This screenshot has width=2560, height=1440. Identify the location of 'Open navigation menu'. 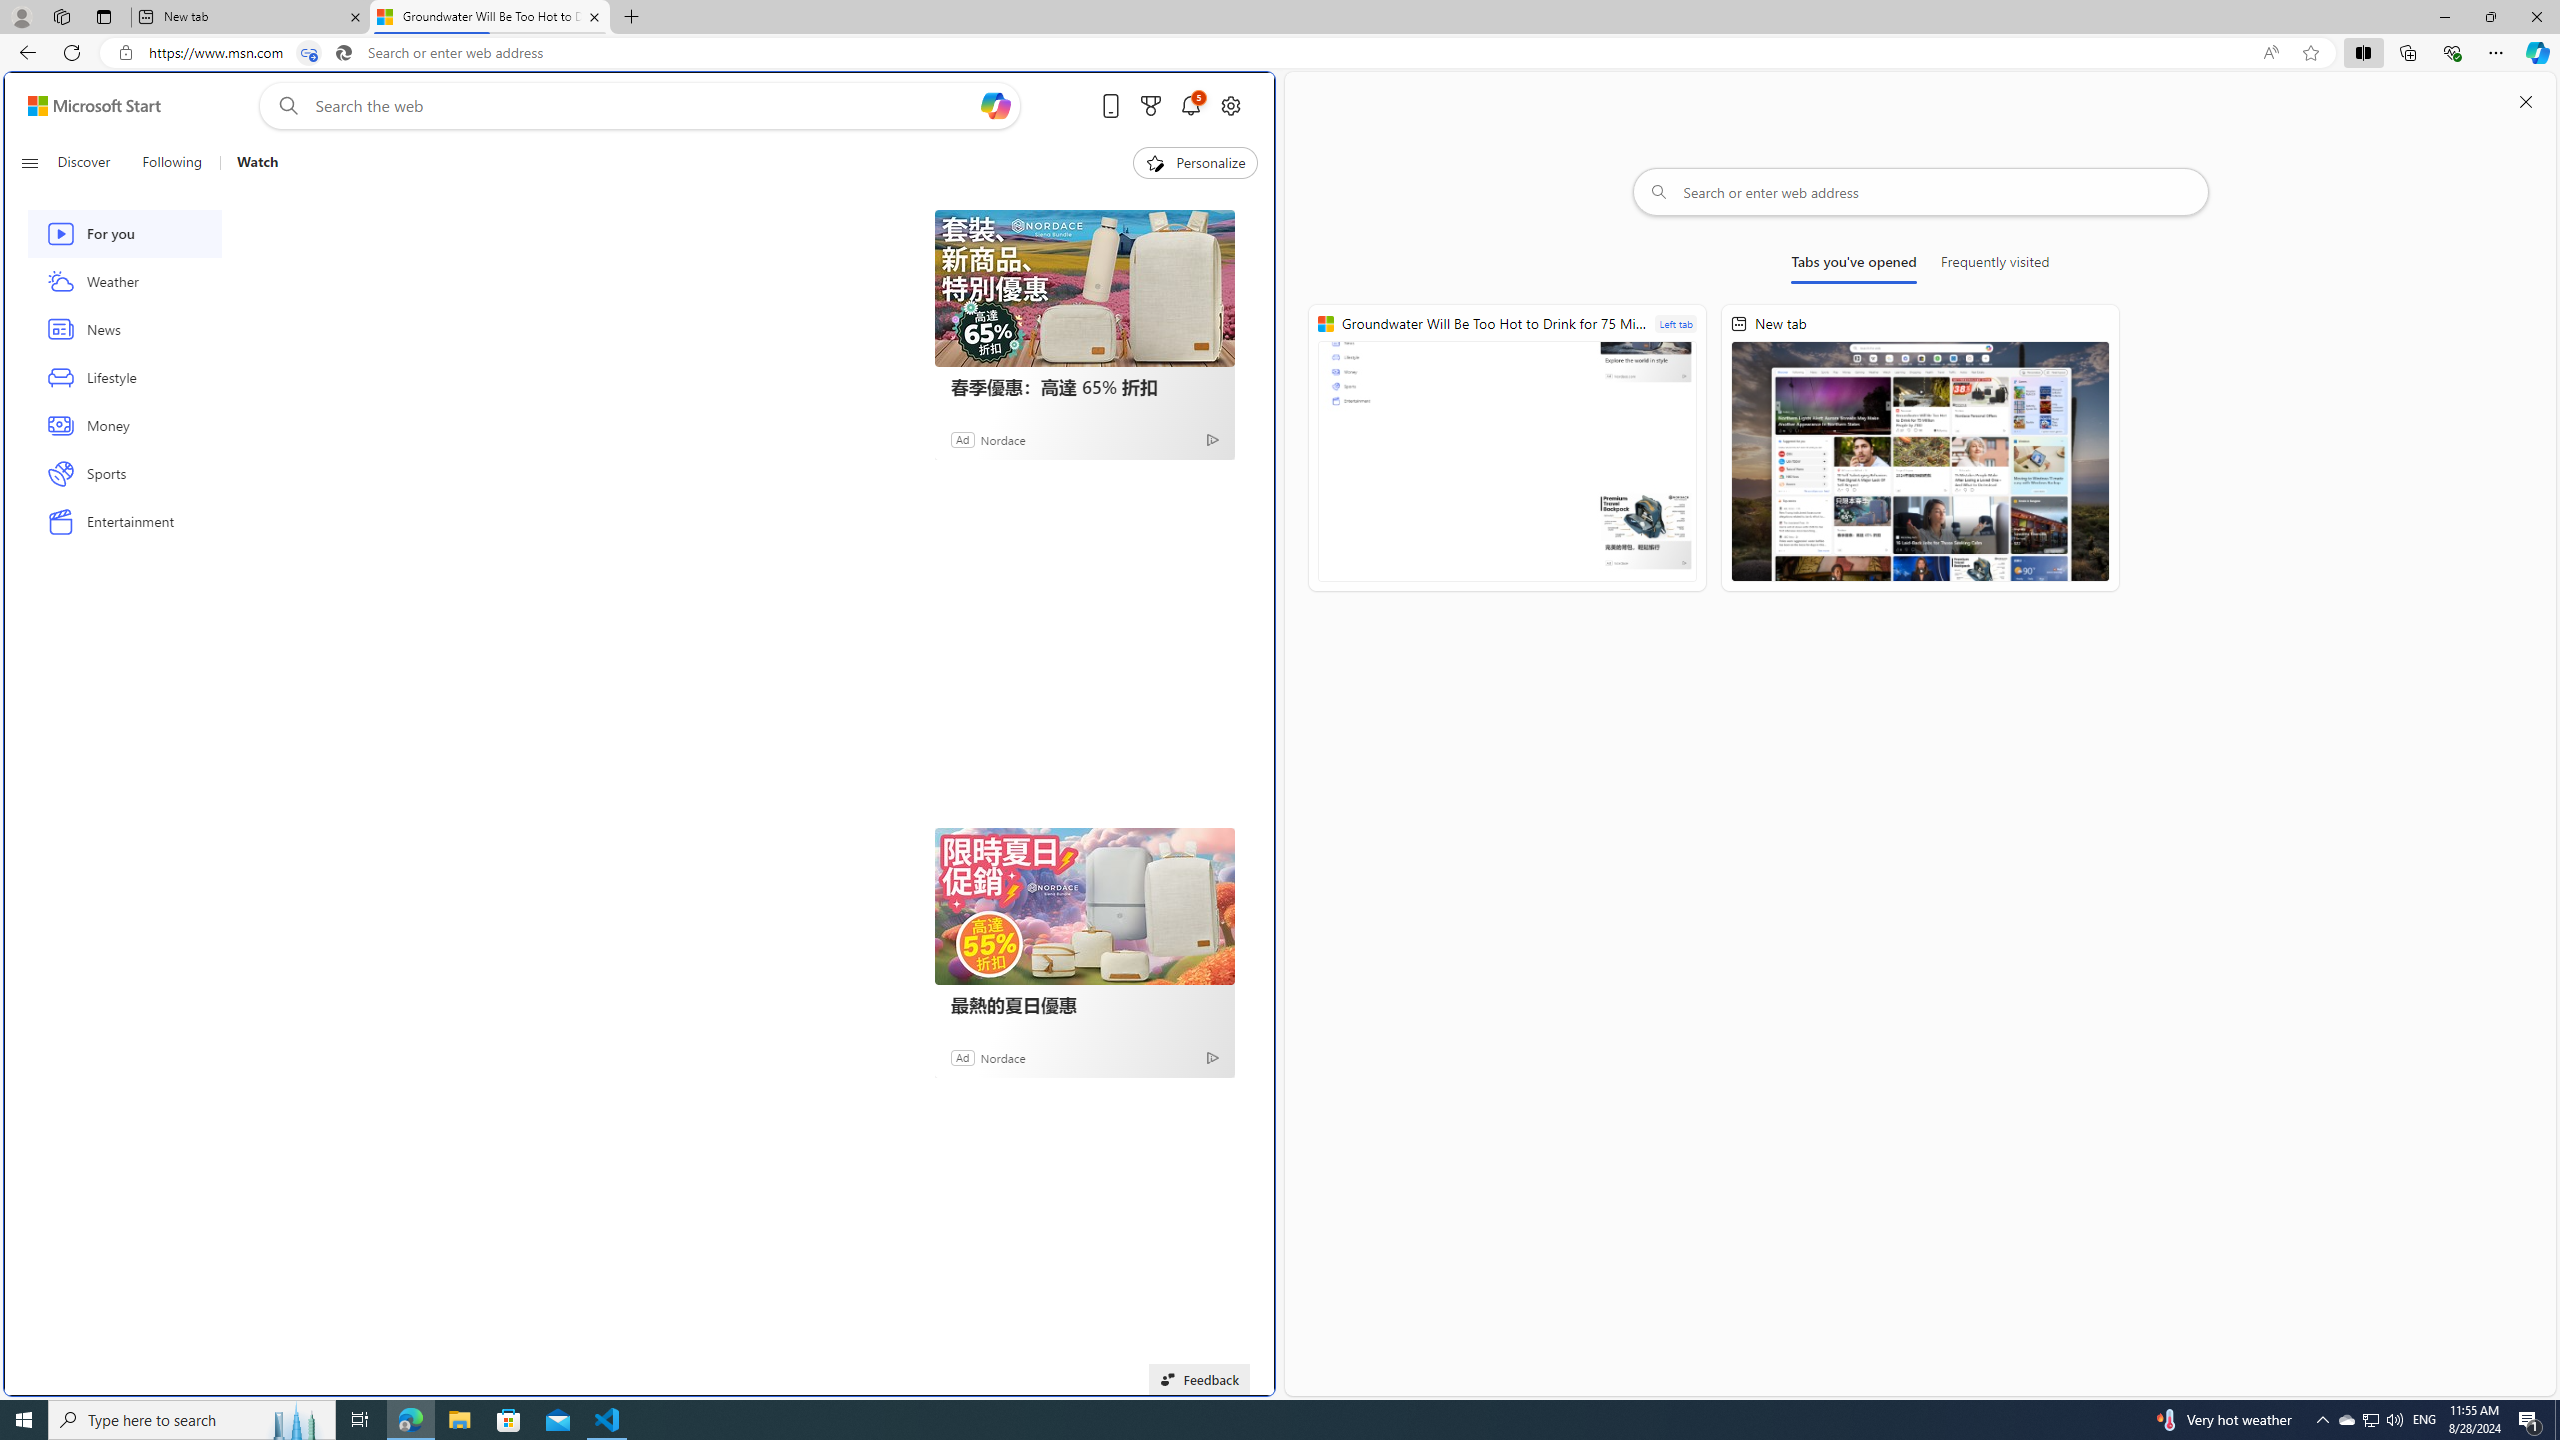
(28, 161).